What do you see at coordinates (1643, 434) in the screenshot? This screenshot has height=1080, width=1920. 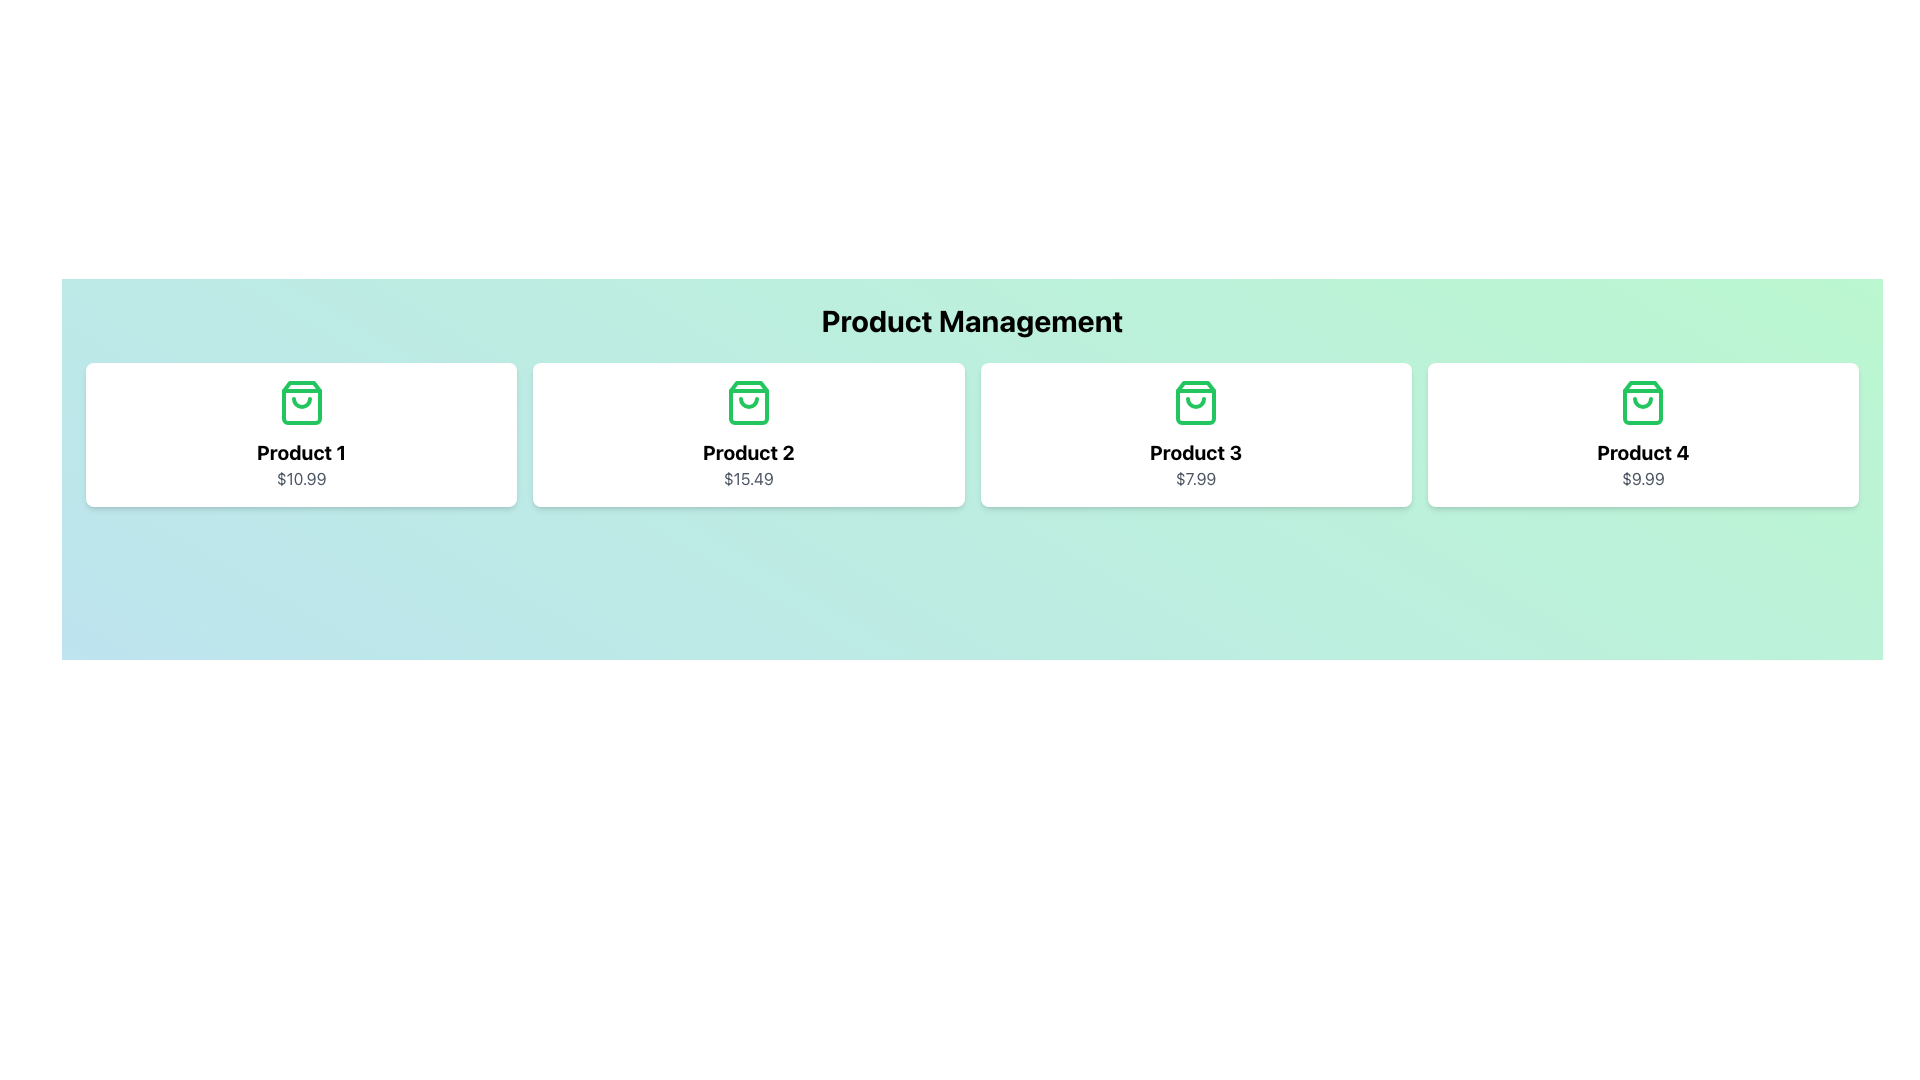 I see `the product card labeled 'Product 4' with a price of $9.99, which is the fourth item in the 'Product Management' section` at bounding box center [1643, 434].